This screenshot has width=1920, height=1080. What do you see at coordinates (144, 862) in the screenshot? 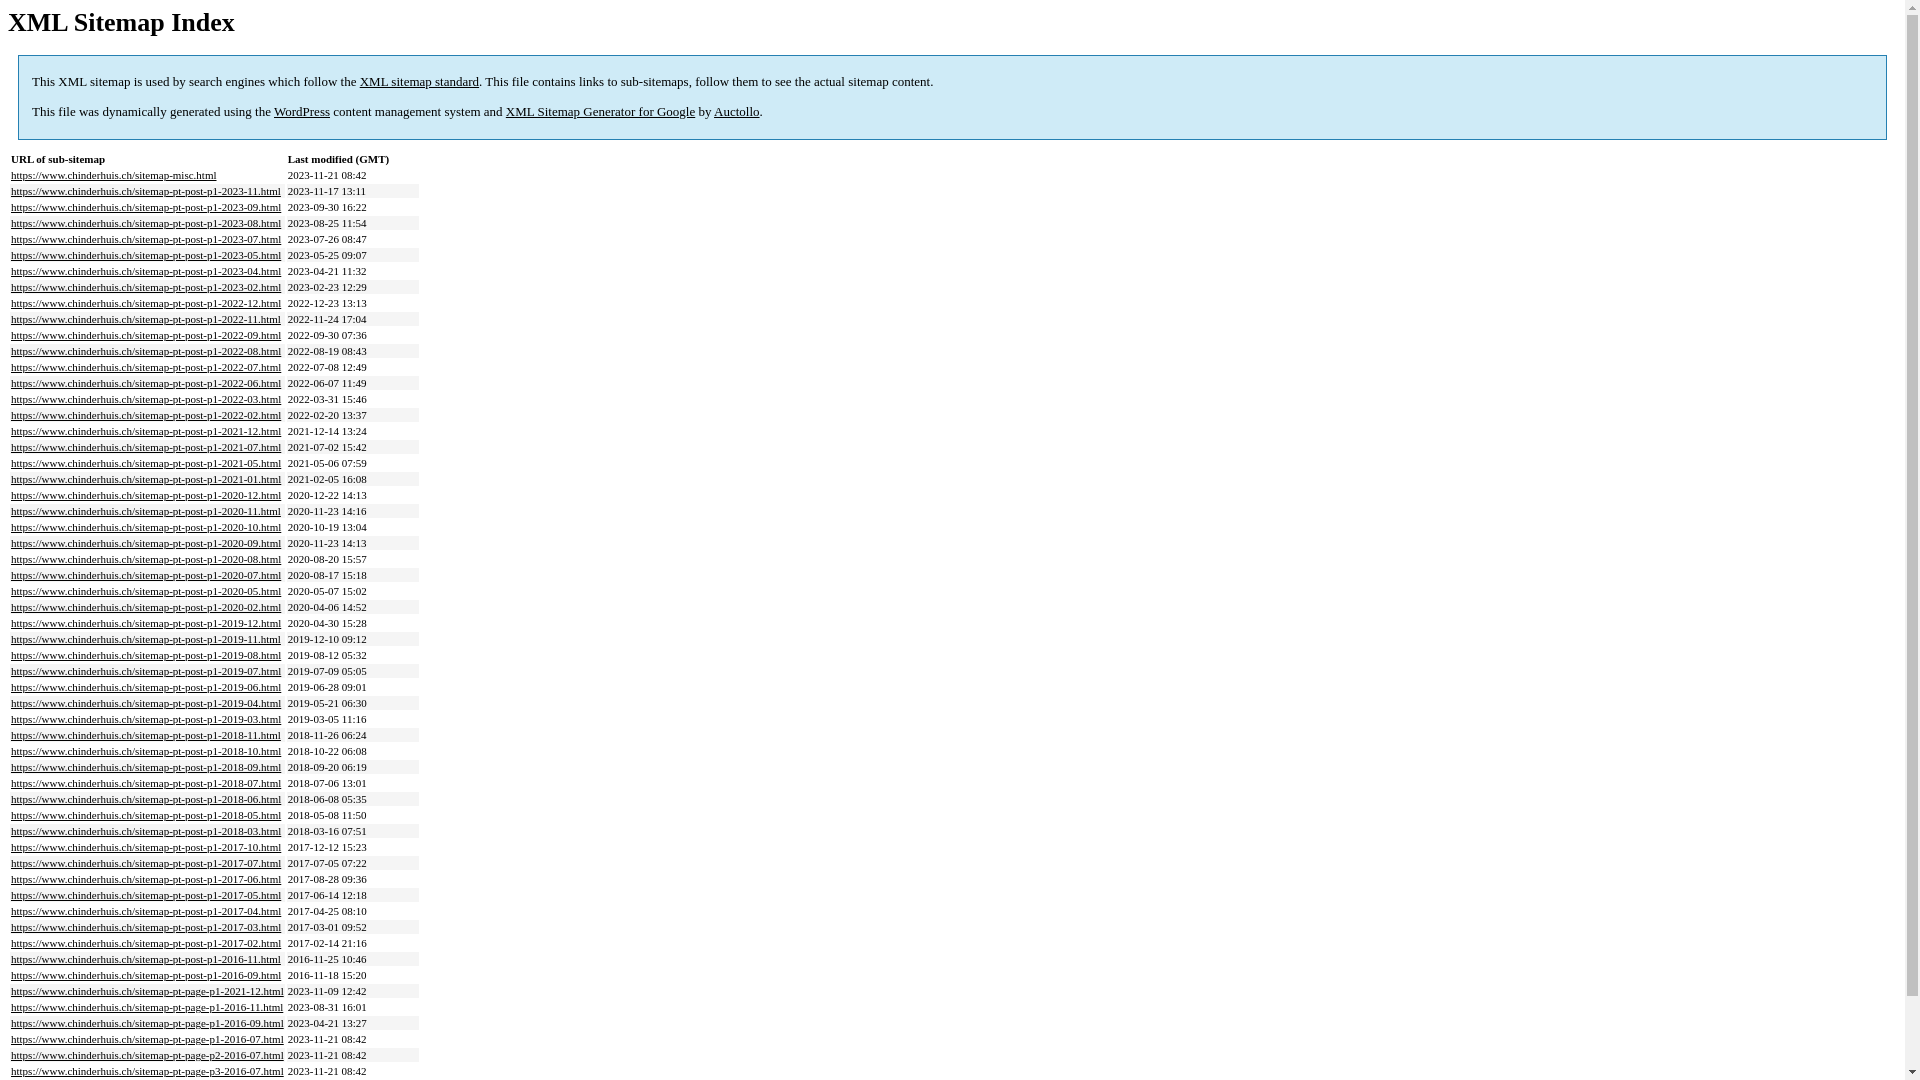
I see `'https://www.chinderhuis.ch/sitemap-pt-post-p1-2017-07.html'` at bounding box center [144, 862].